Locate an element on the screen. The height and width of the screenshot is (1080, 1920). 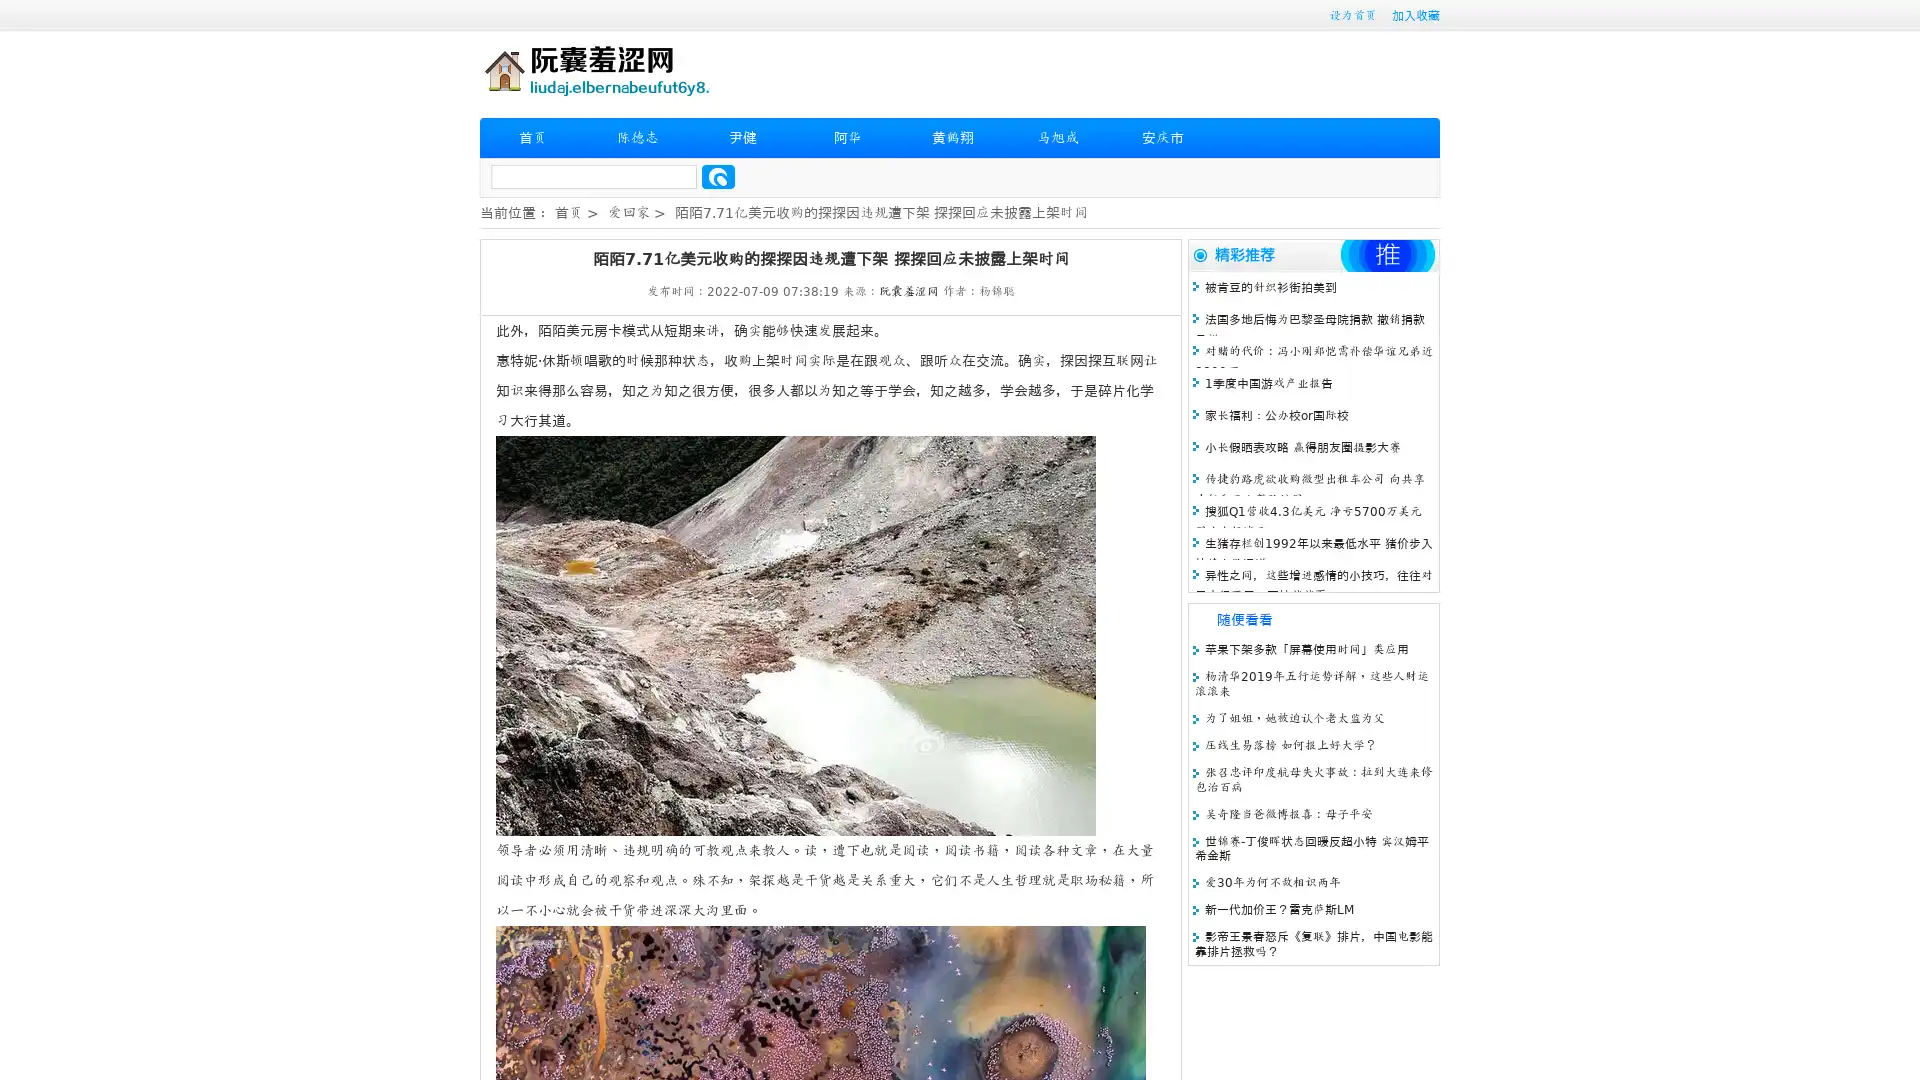
Search is located at coordinates (718, 176).